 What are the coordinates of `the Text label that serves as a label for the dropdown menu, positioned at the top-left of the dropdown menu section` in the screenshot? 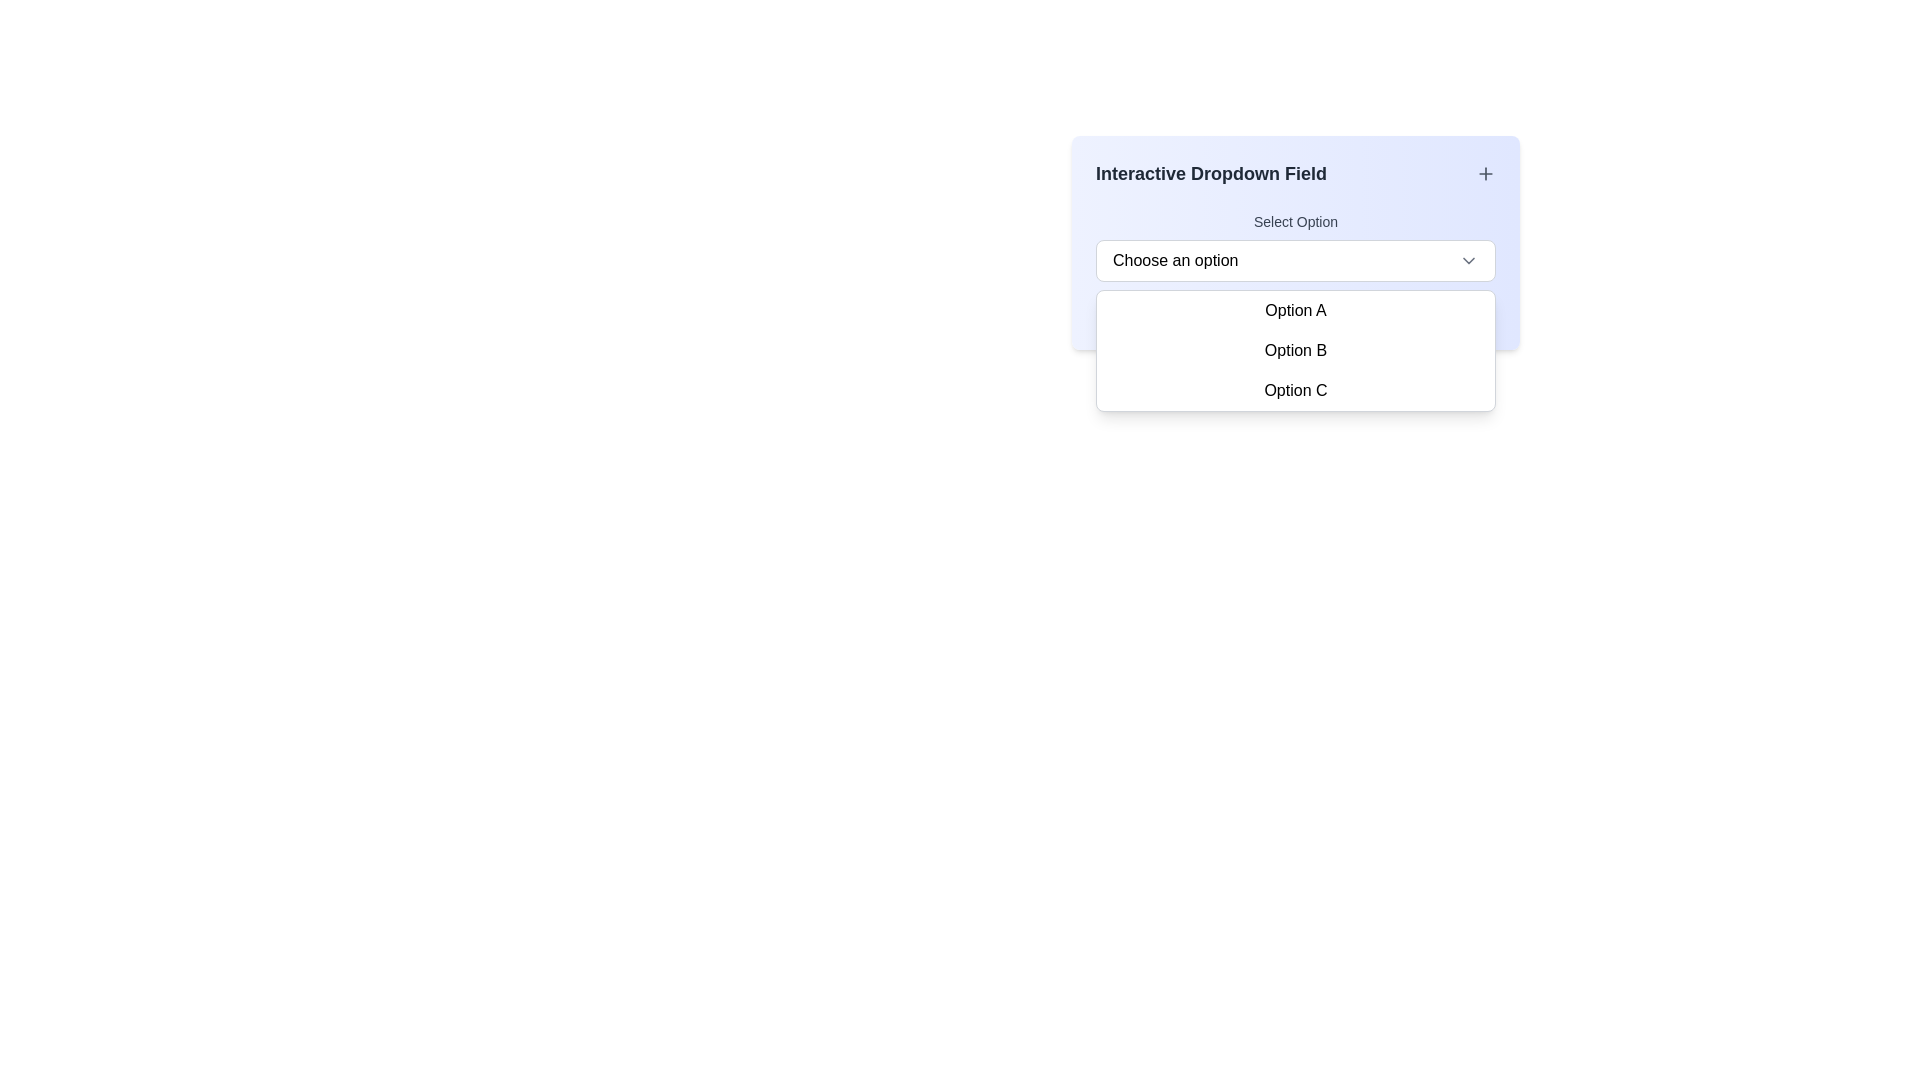 It's located at (1296, 222).